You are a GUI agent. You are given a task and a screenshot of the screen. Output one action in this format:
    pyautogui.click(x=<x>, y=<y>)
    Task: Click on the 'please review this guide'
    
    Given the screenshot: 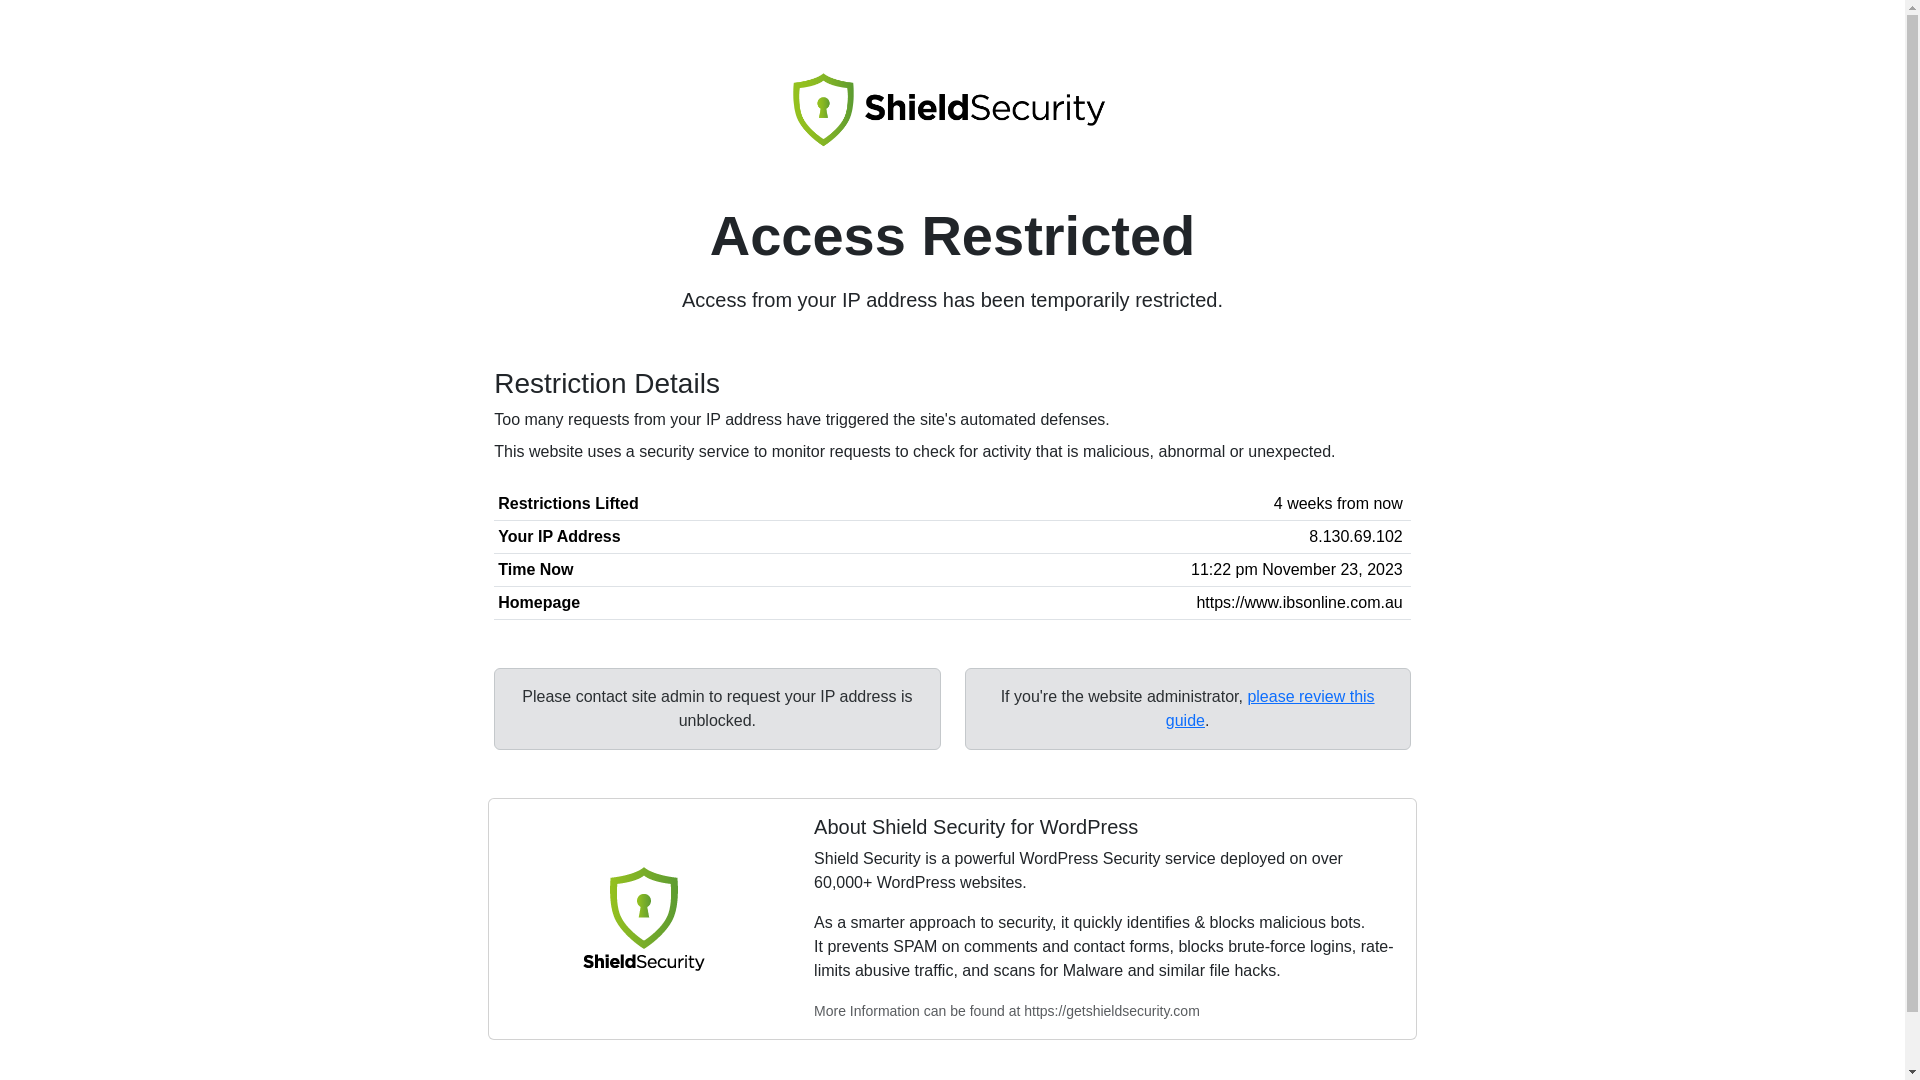 What is the action you would take?
    pyautogui.click(x=1269, y=707)
    